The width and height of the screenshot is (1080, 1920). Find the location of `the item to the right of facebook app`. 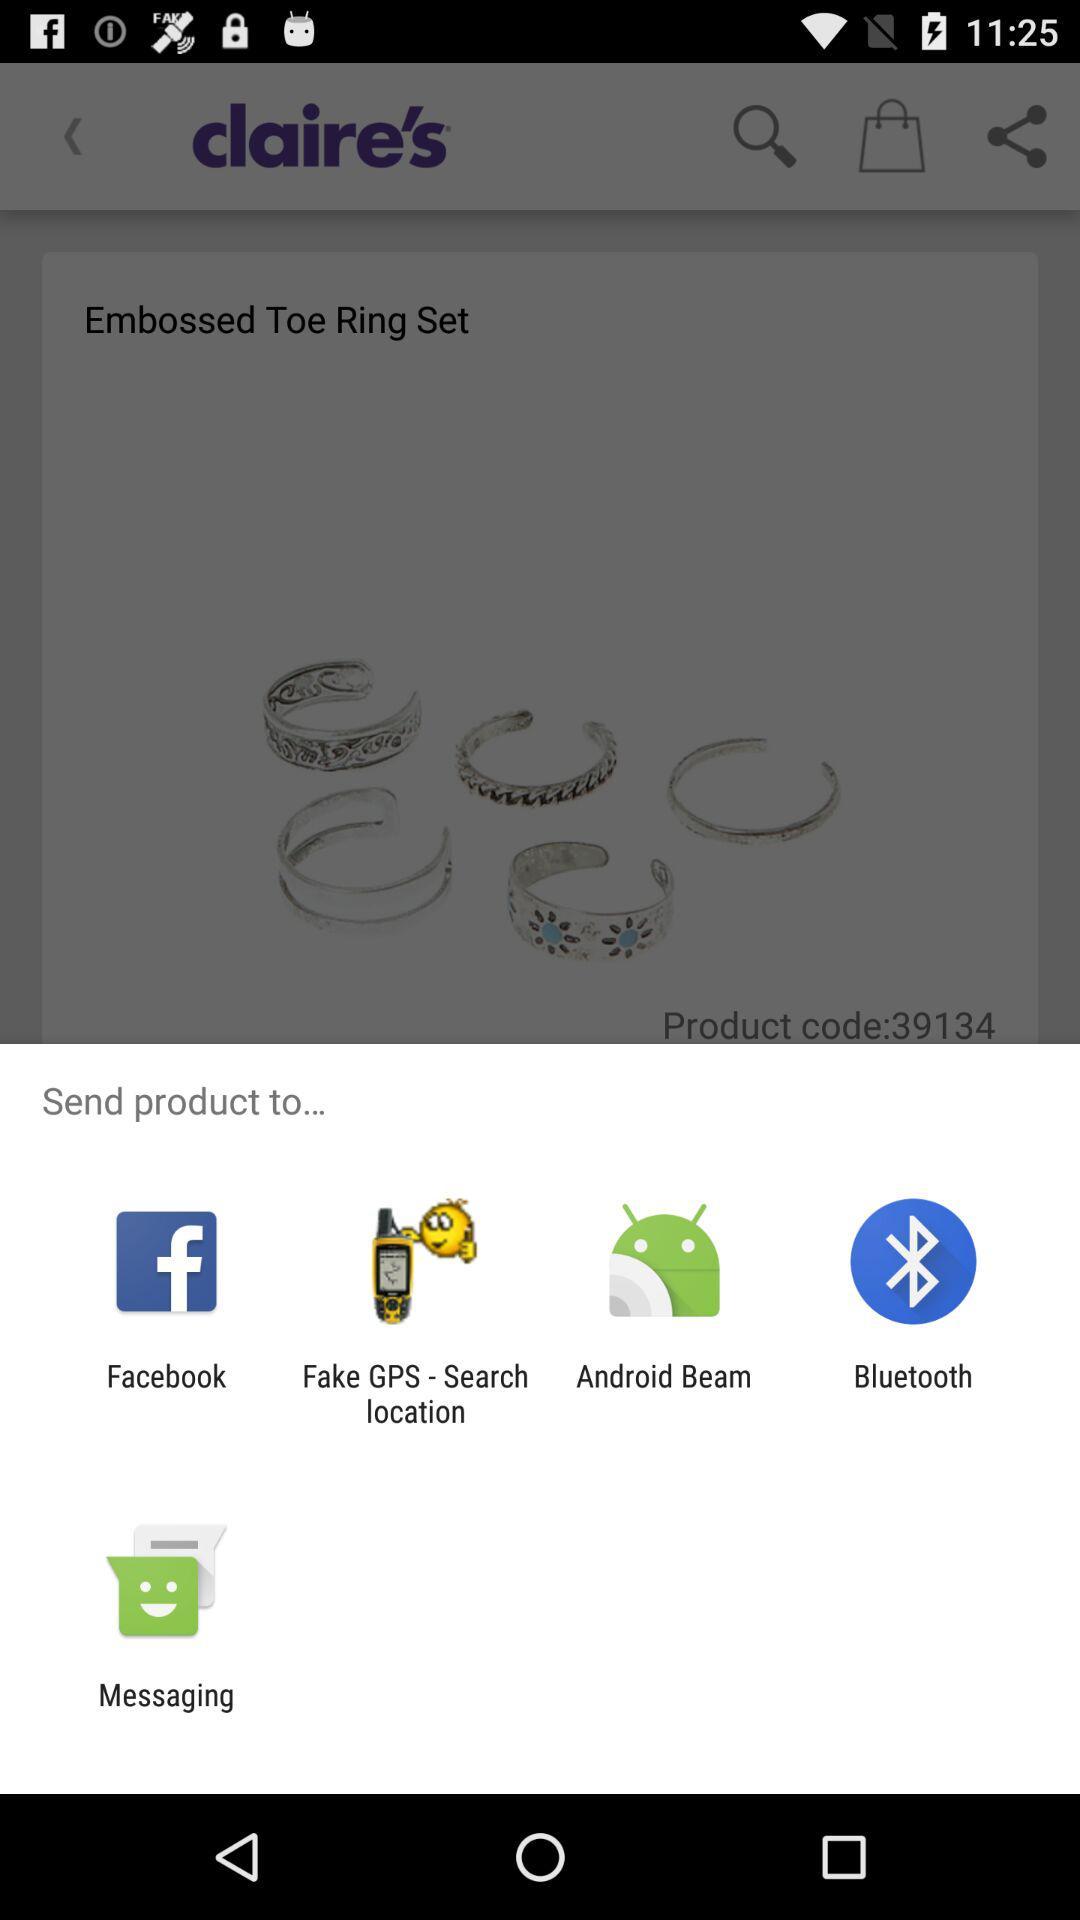

the item to the right of facebook app is located at coordinates (414, 1392).